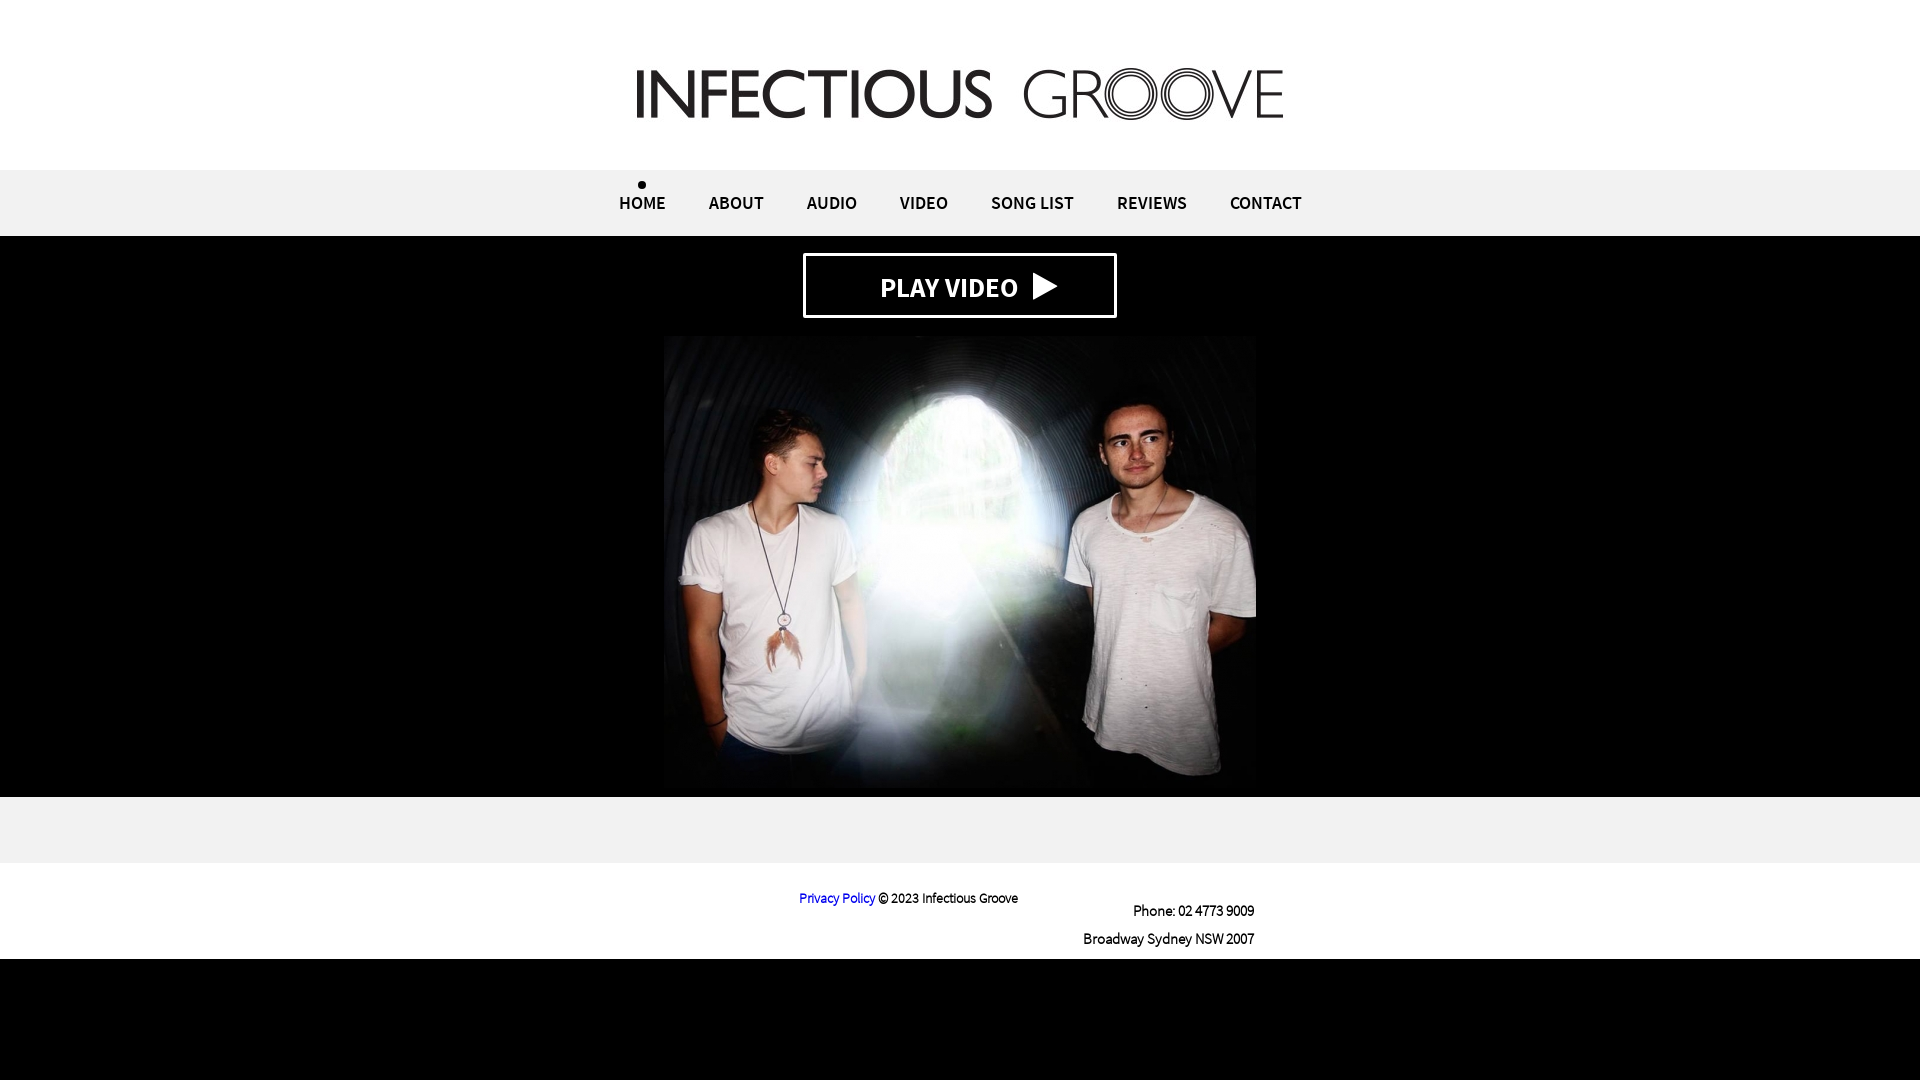 The image size is (1920, 1080). Describe the element at coordinates (734, 202) in the screenshot. I see `'ABOUT'` at that location.